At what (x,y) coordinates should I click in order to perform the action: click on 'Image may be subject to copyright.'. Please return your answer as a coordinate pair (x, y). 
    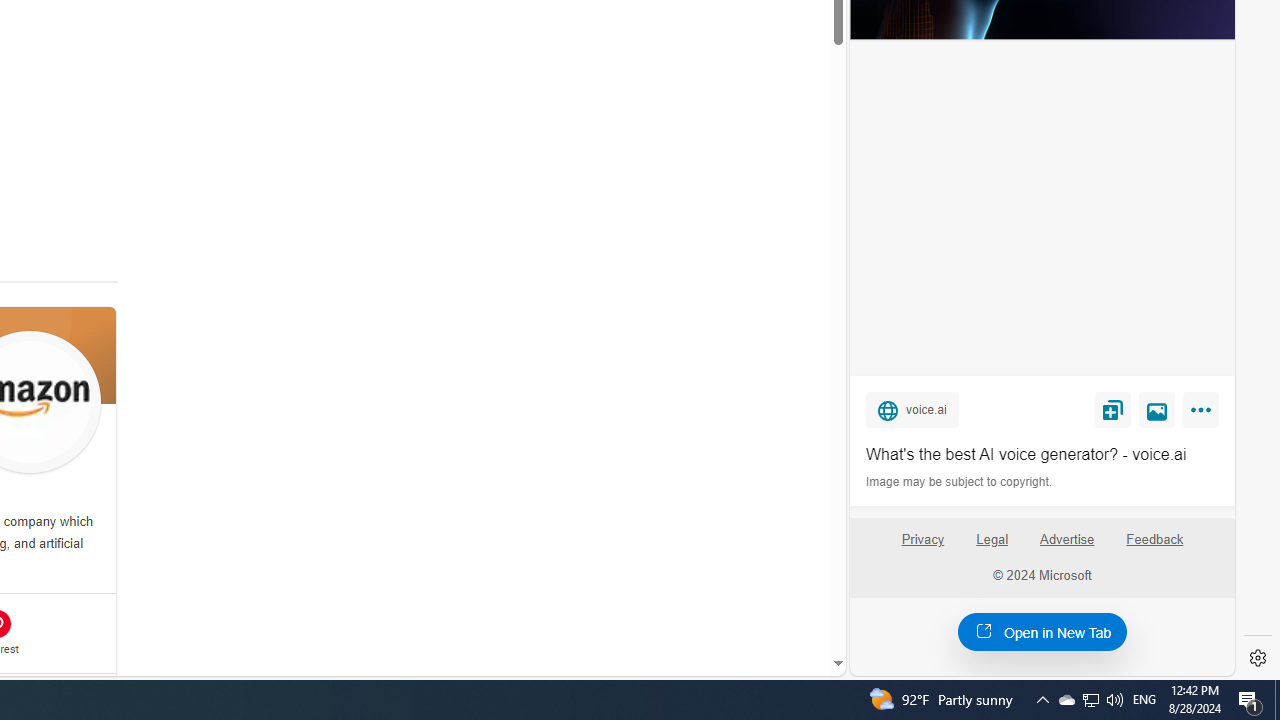
    Looking at the image, I should click on (960, 482).